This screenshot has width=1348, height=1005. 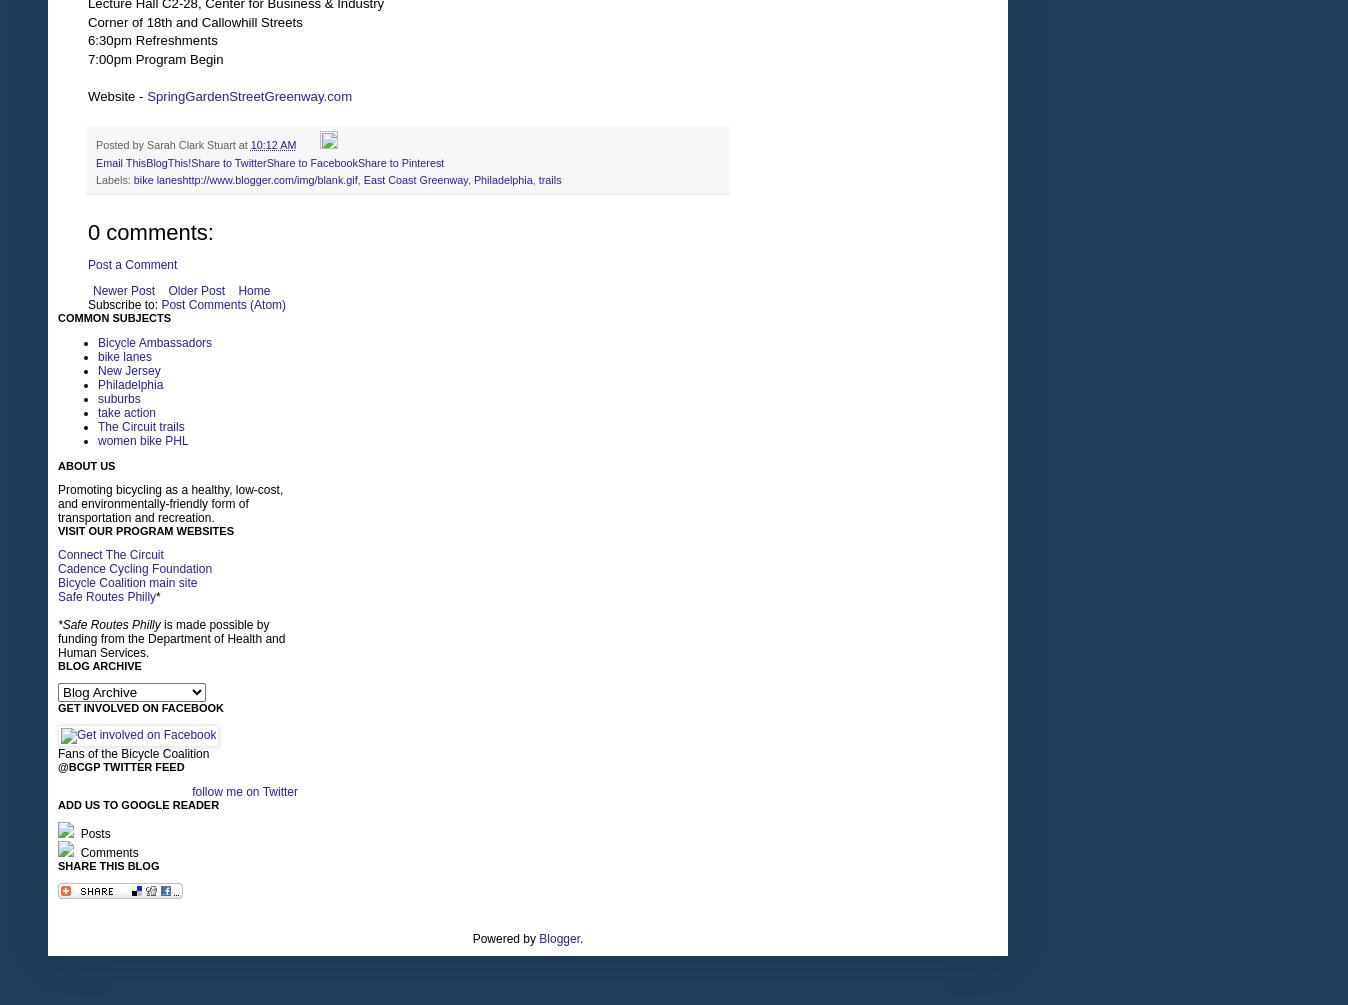 I want to click on 'trails', so click(x=549, y=177).